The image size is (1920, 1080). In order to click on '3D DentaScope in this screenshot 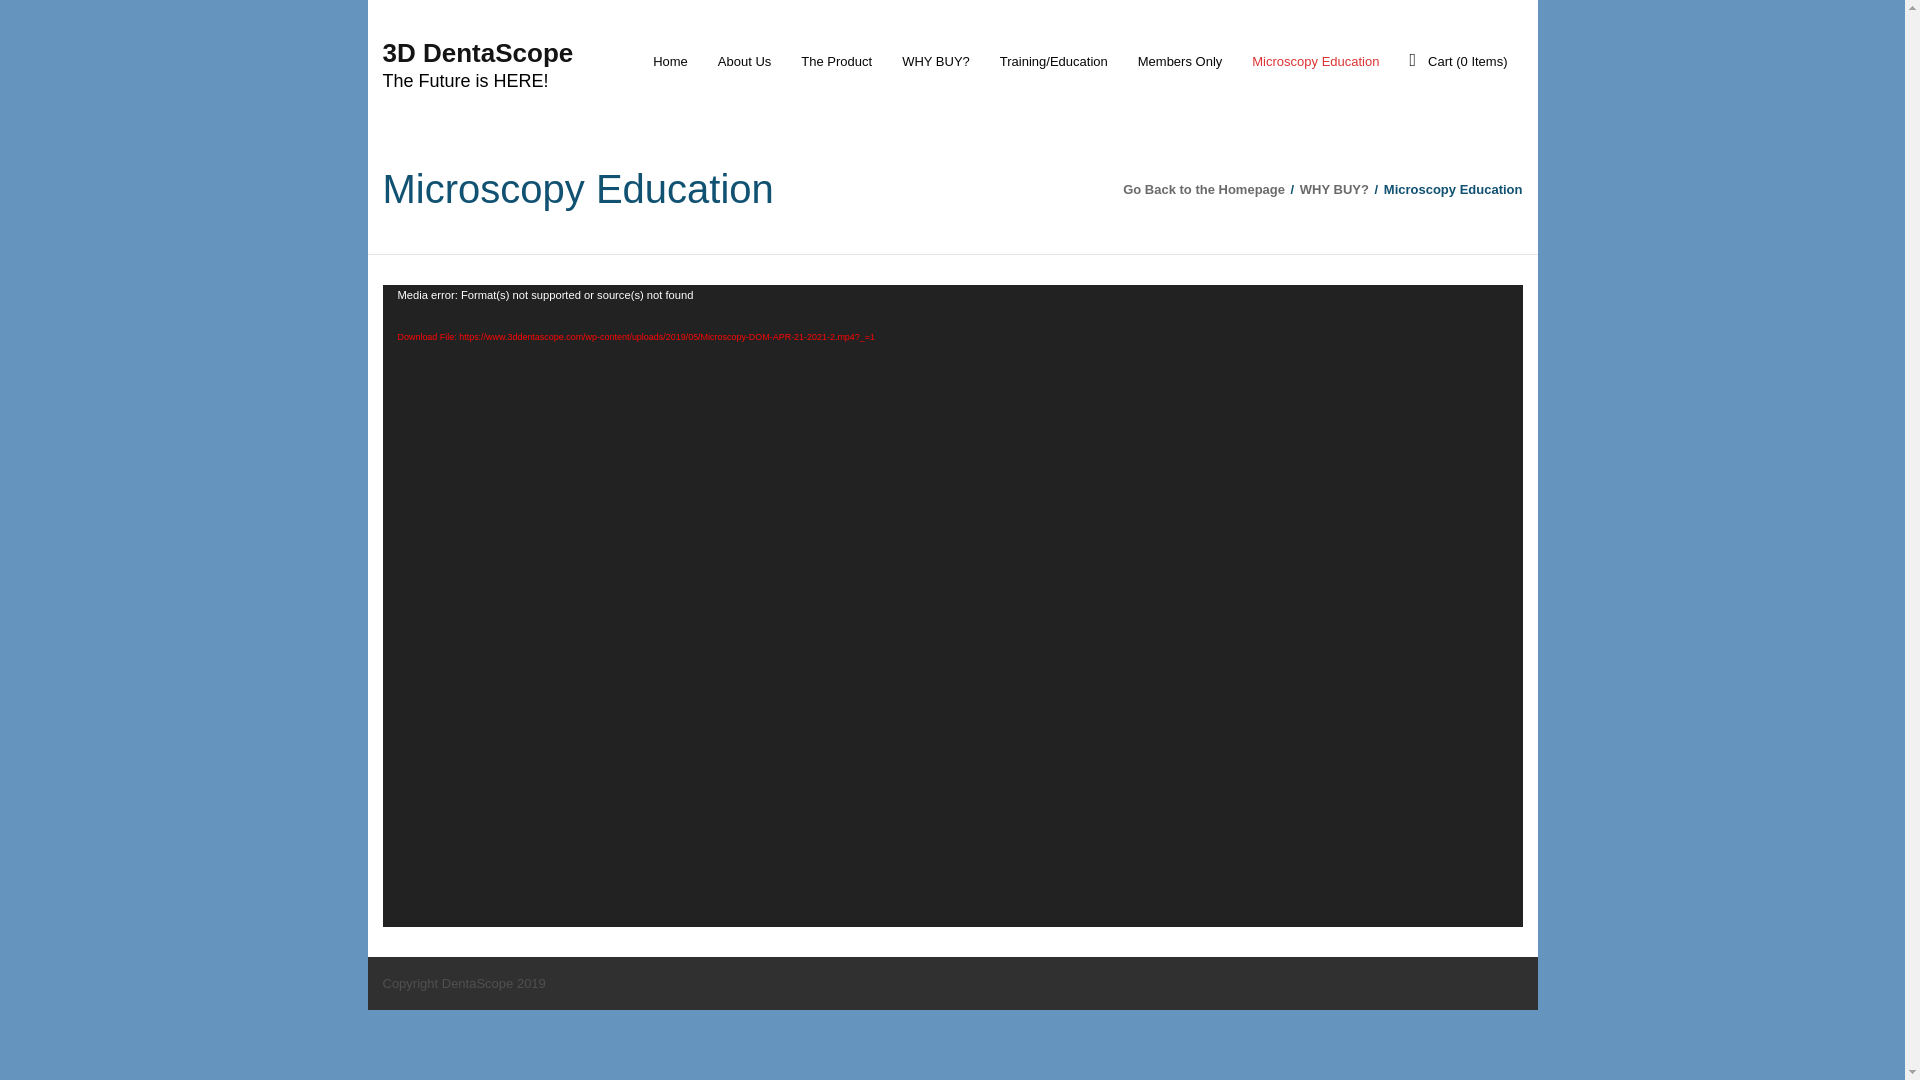, I will do `click(476, 61)`.